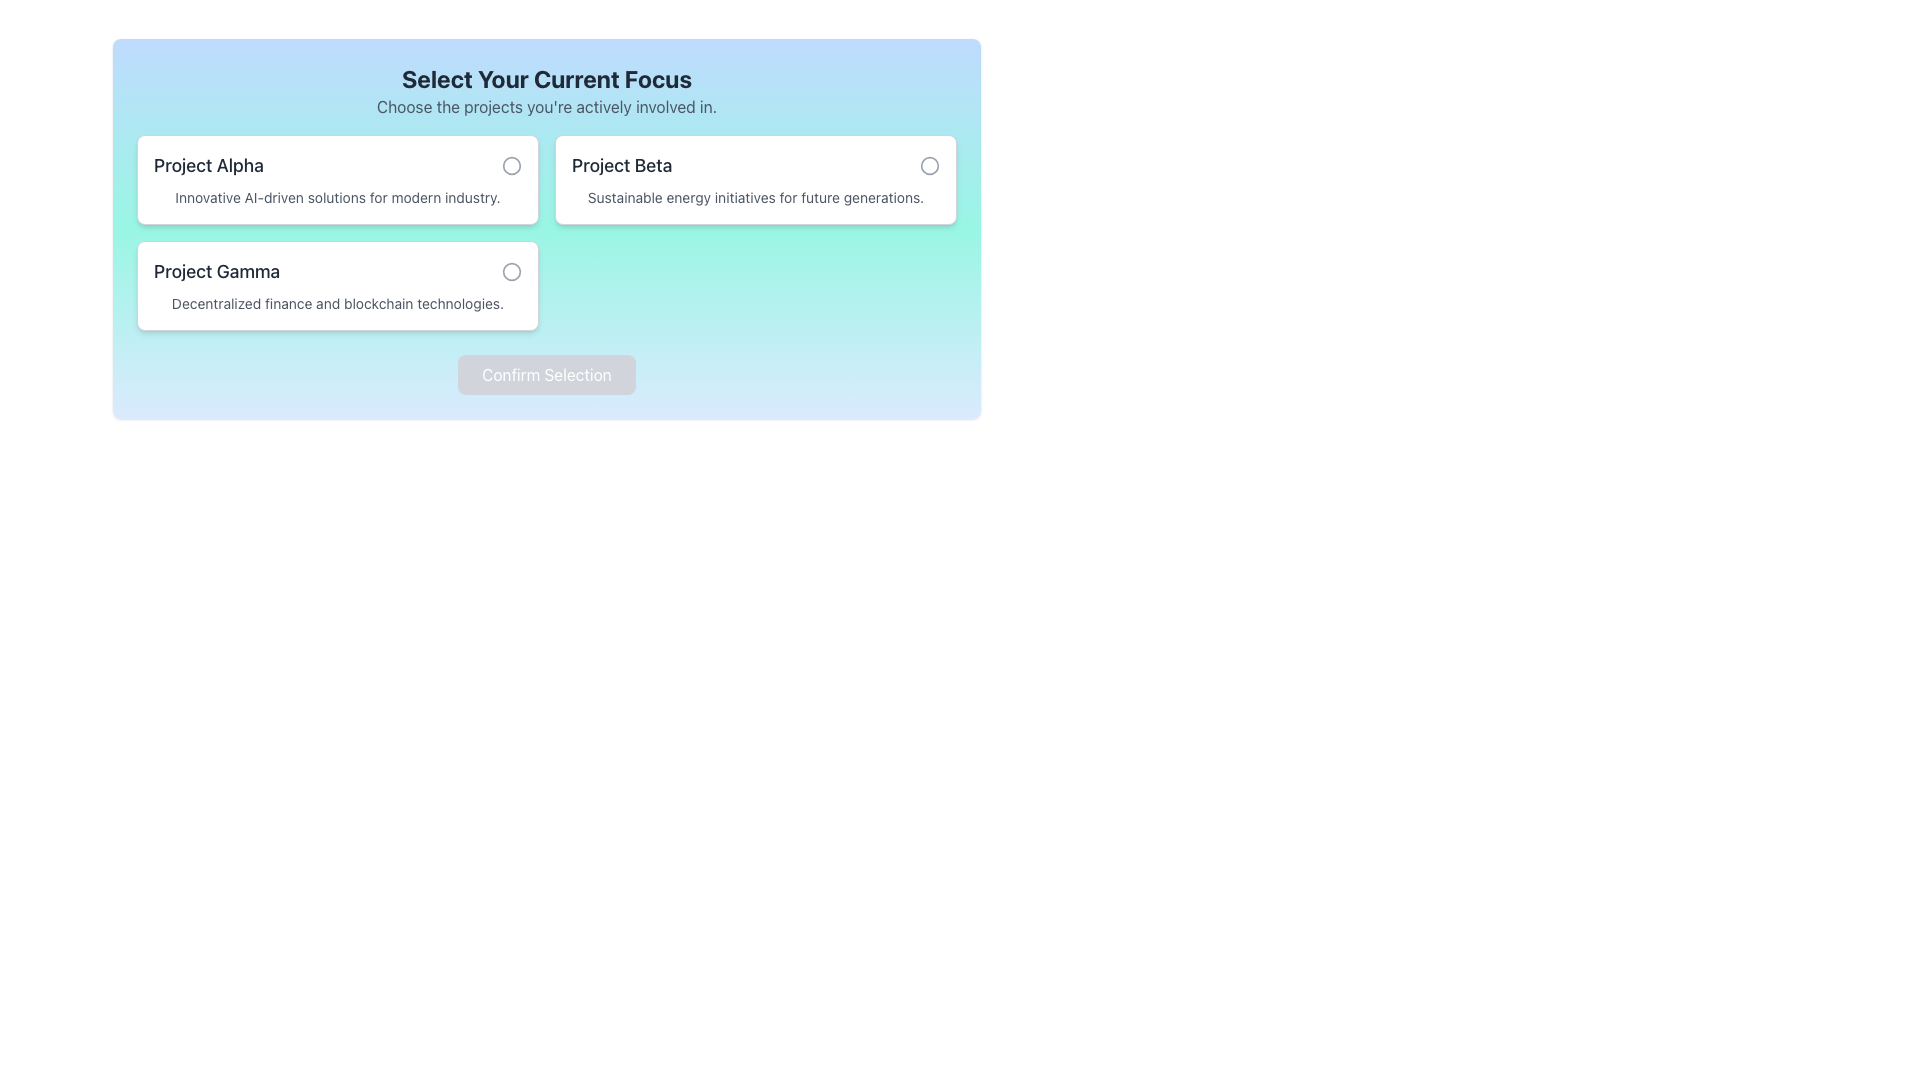 The height and width of the screenshot is (1080, 1920). Describe the element at coordinates (337, 304) in the screenshot. I see `the descriptive text located in the lower part of the 'Project Gamma' card, directly underneath the title text and centrally aligned within the card layout` at that location.